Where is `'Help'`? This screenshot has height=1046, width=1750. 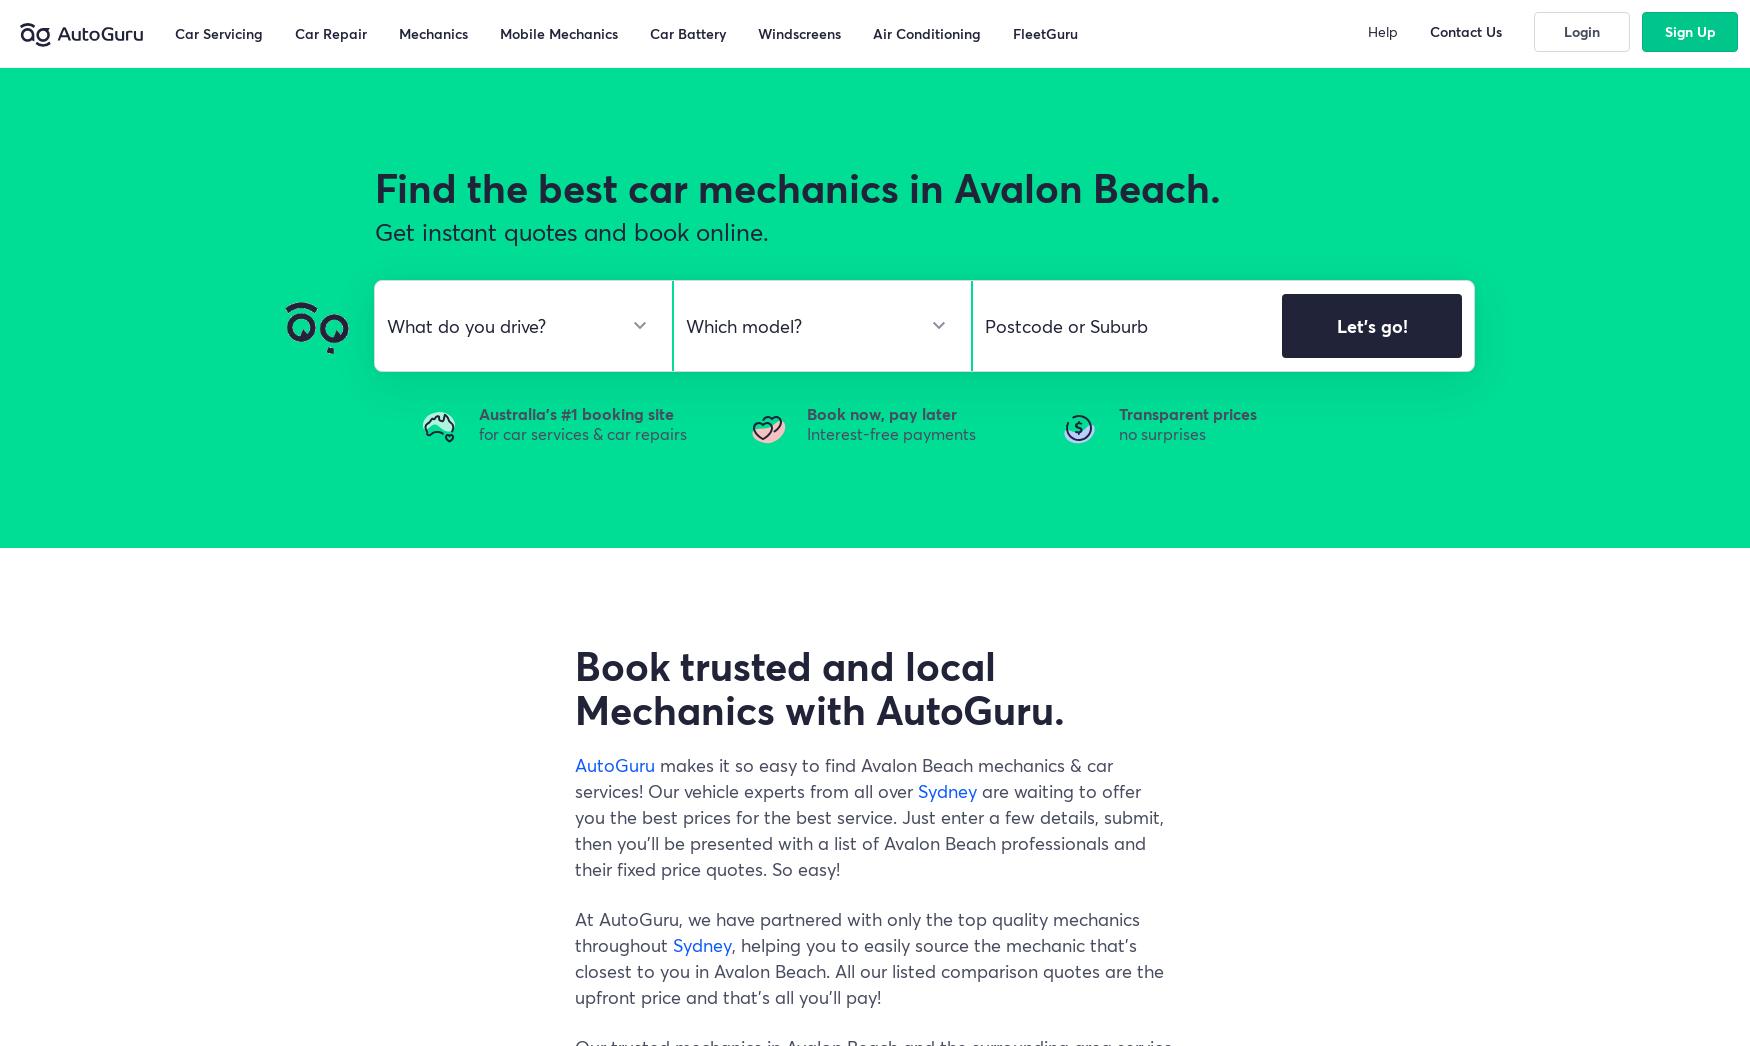 'Help' is located at coordinates (1382, 30).